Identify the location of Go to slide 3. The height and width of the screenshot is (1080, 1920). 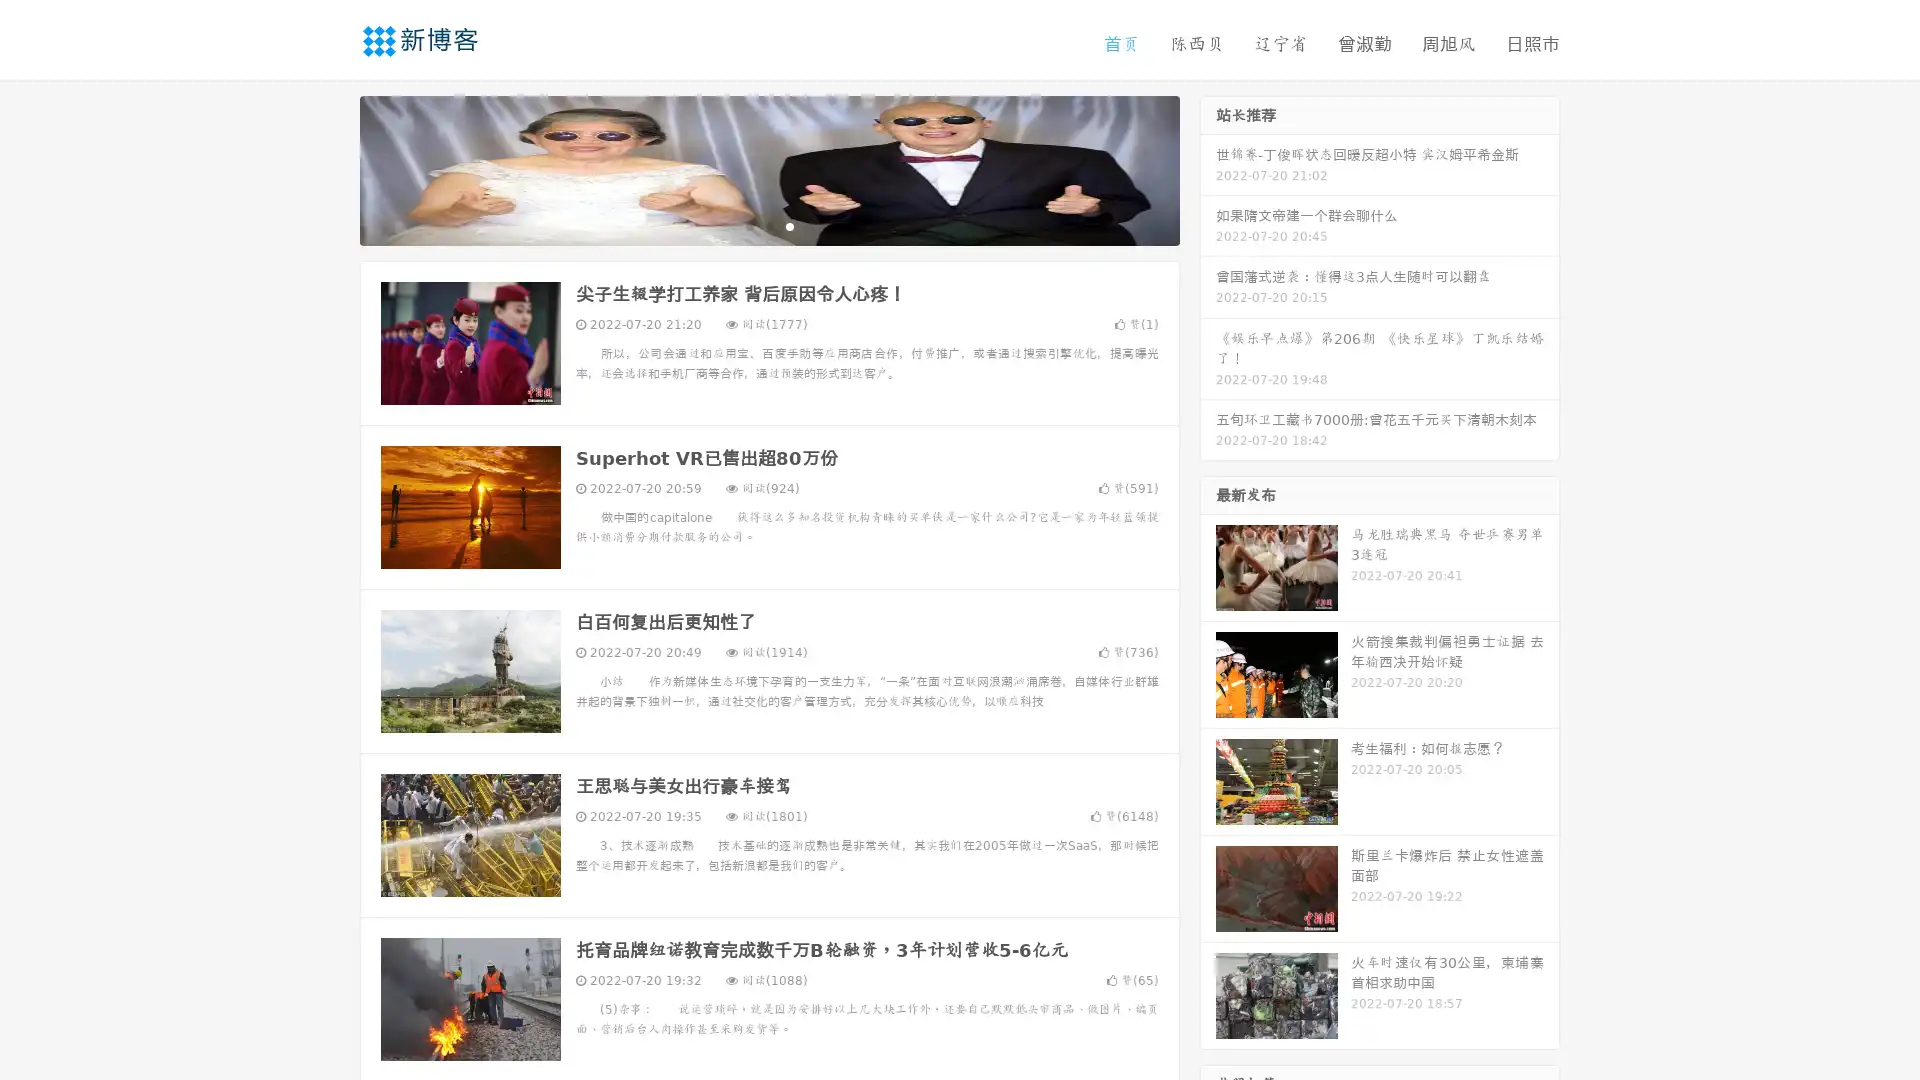
(789, 225).